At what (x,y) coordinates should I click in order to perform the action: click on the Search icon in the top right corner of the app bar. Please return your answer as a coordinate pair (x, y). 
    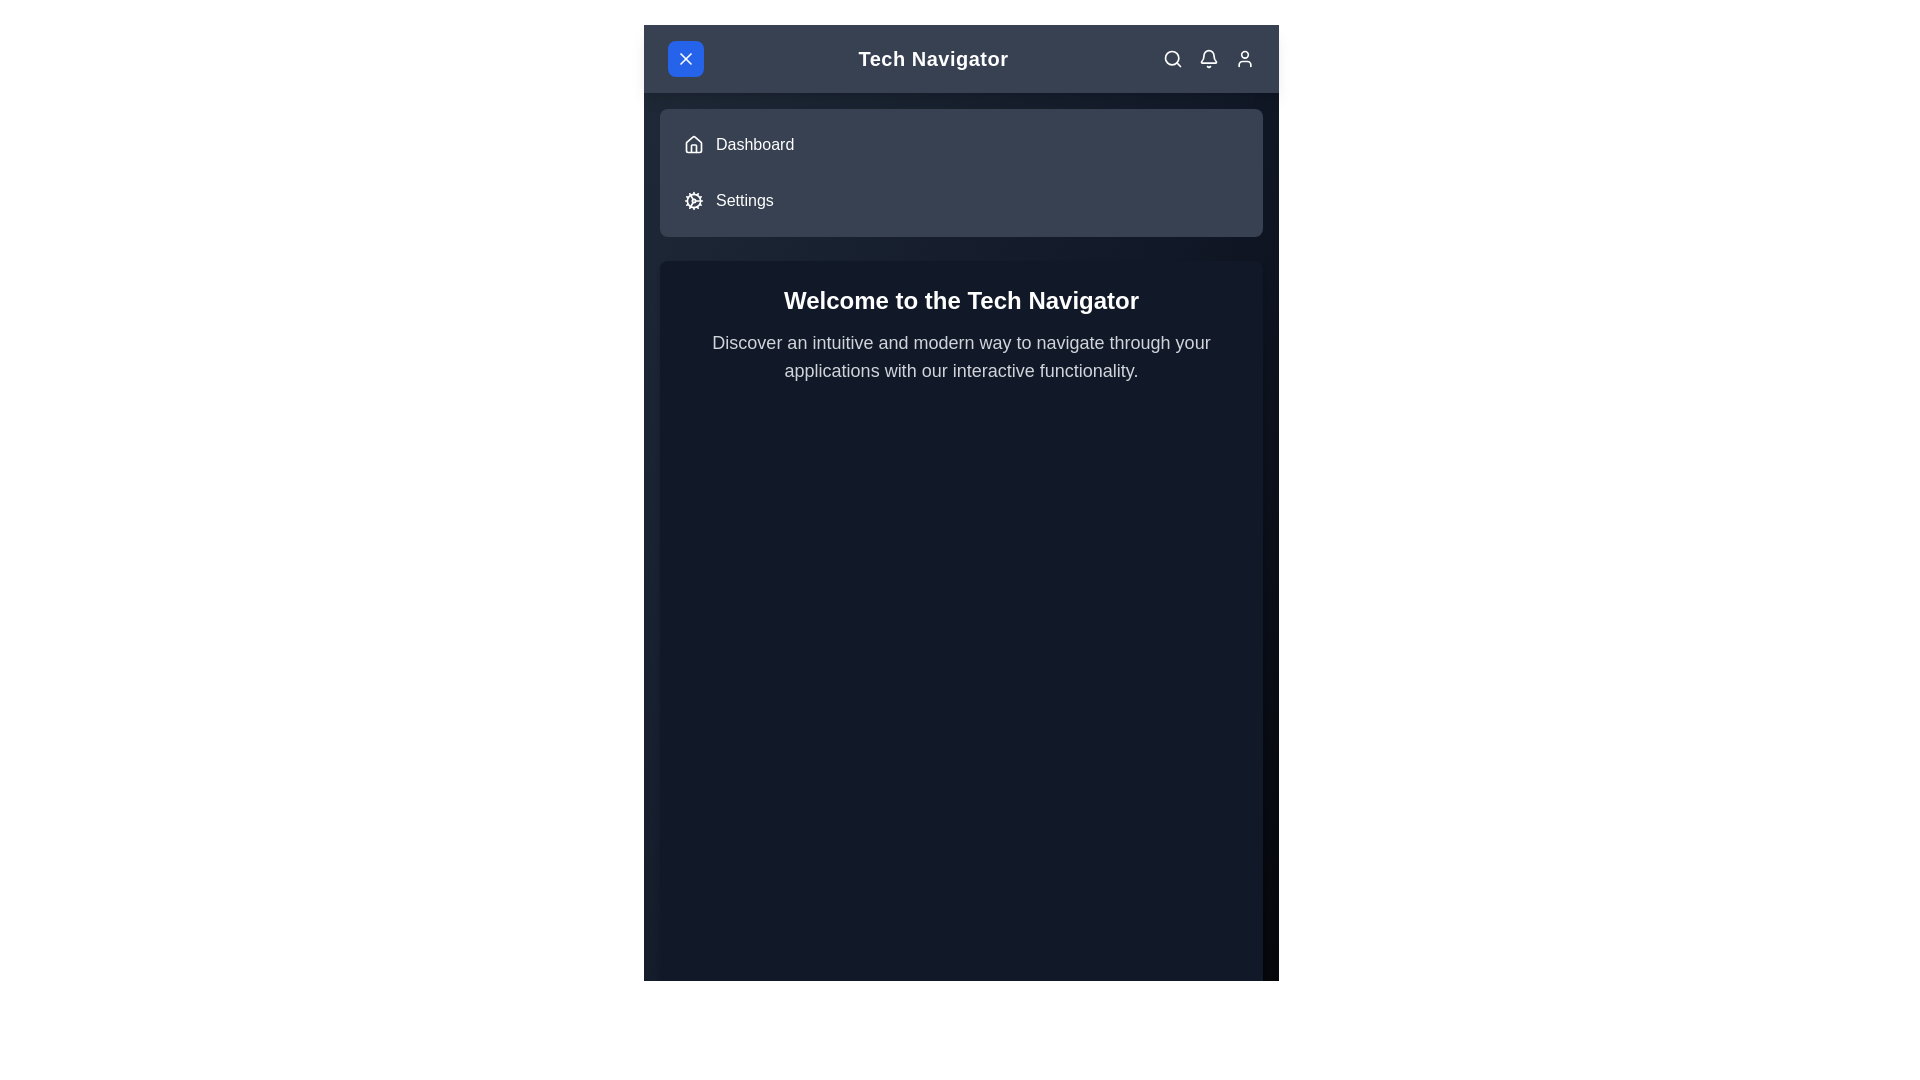
    Looking at the image, I should click on (1172, 57).